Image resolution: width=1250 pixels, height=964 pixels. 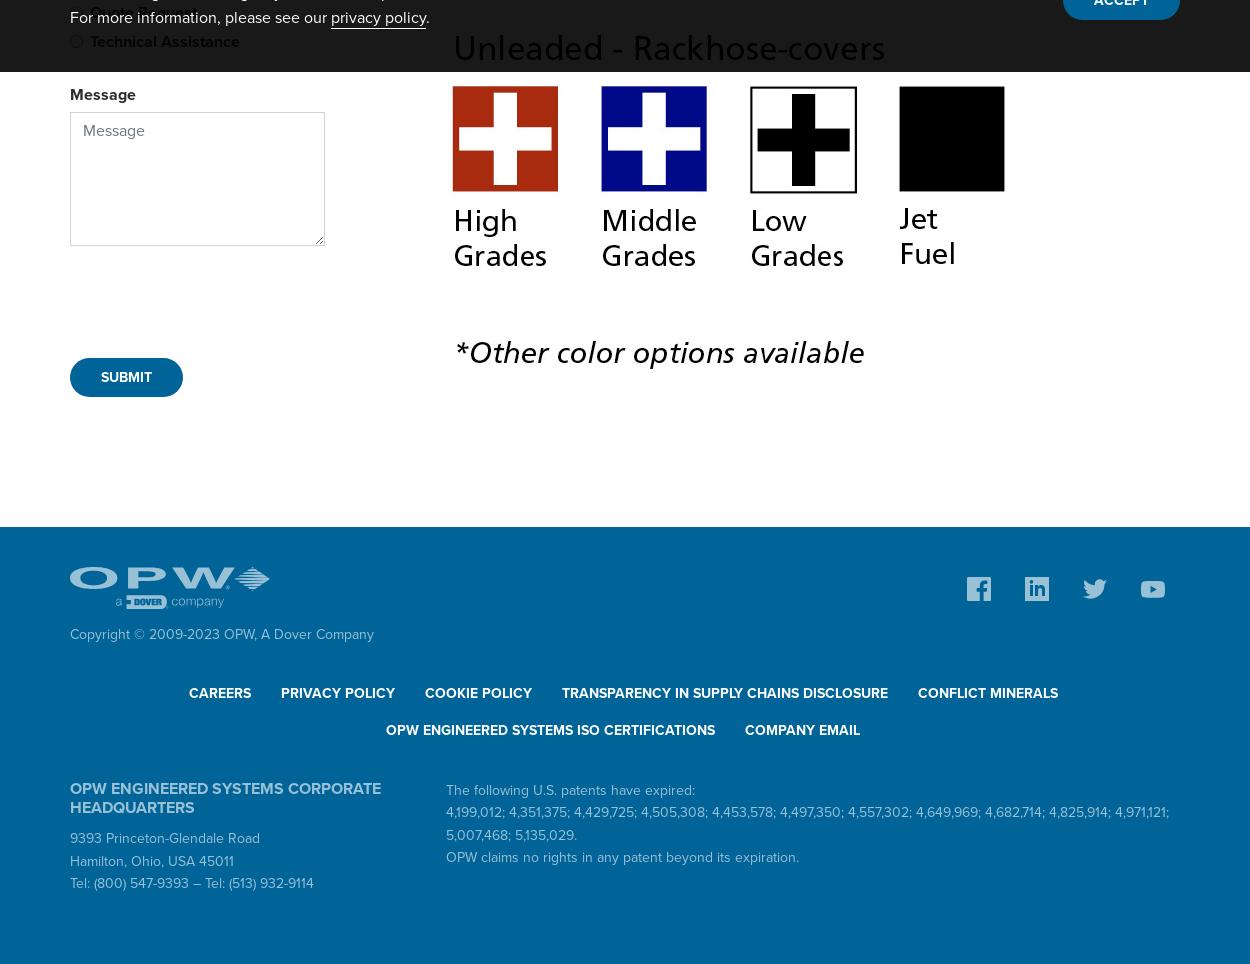 What do you see at coordinates (143, 12) in the screenshot?
I see `'Quote Request'` at bounding box center [143, 12].